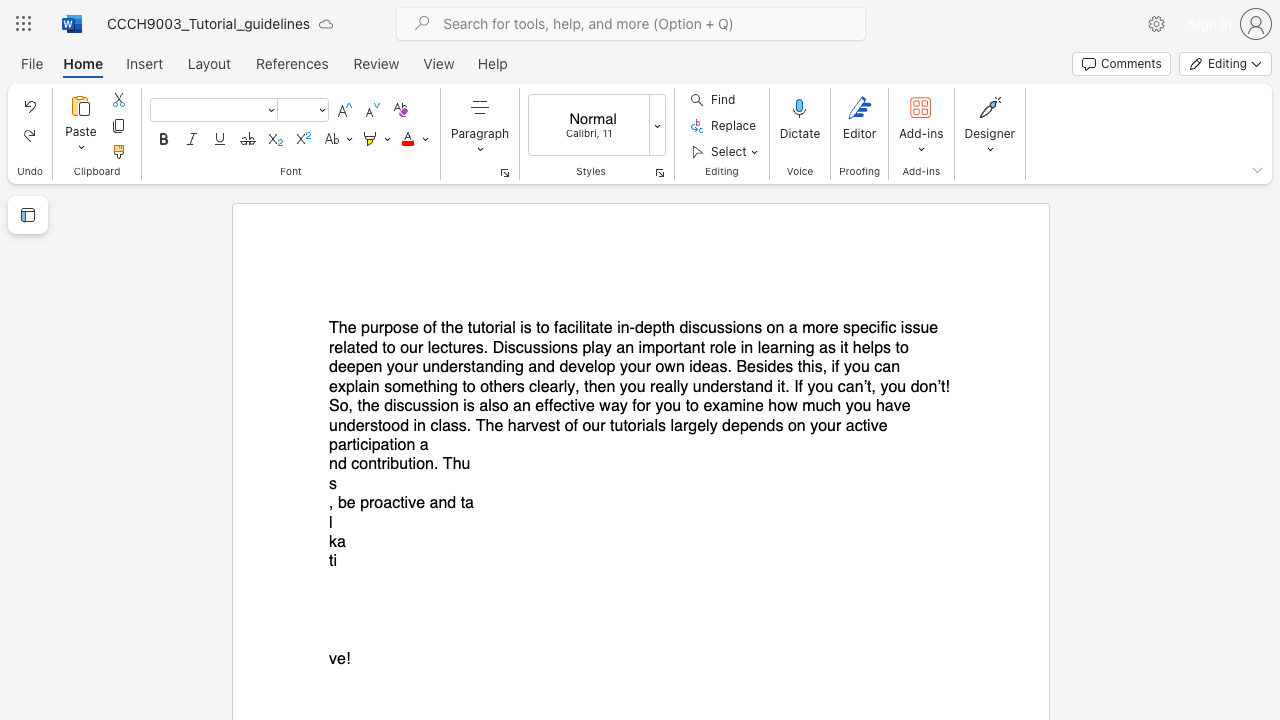  Describe the element at coordinates (400, 502) in the screenshot. I see `the subset text "tive and t" within the text ", be proactive and ta"` at that location.